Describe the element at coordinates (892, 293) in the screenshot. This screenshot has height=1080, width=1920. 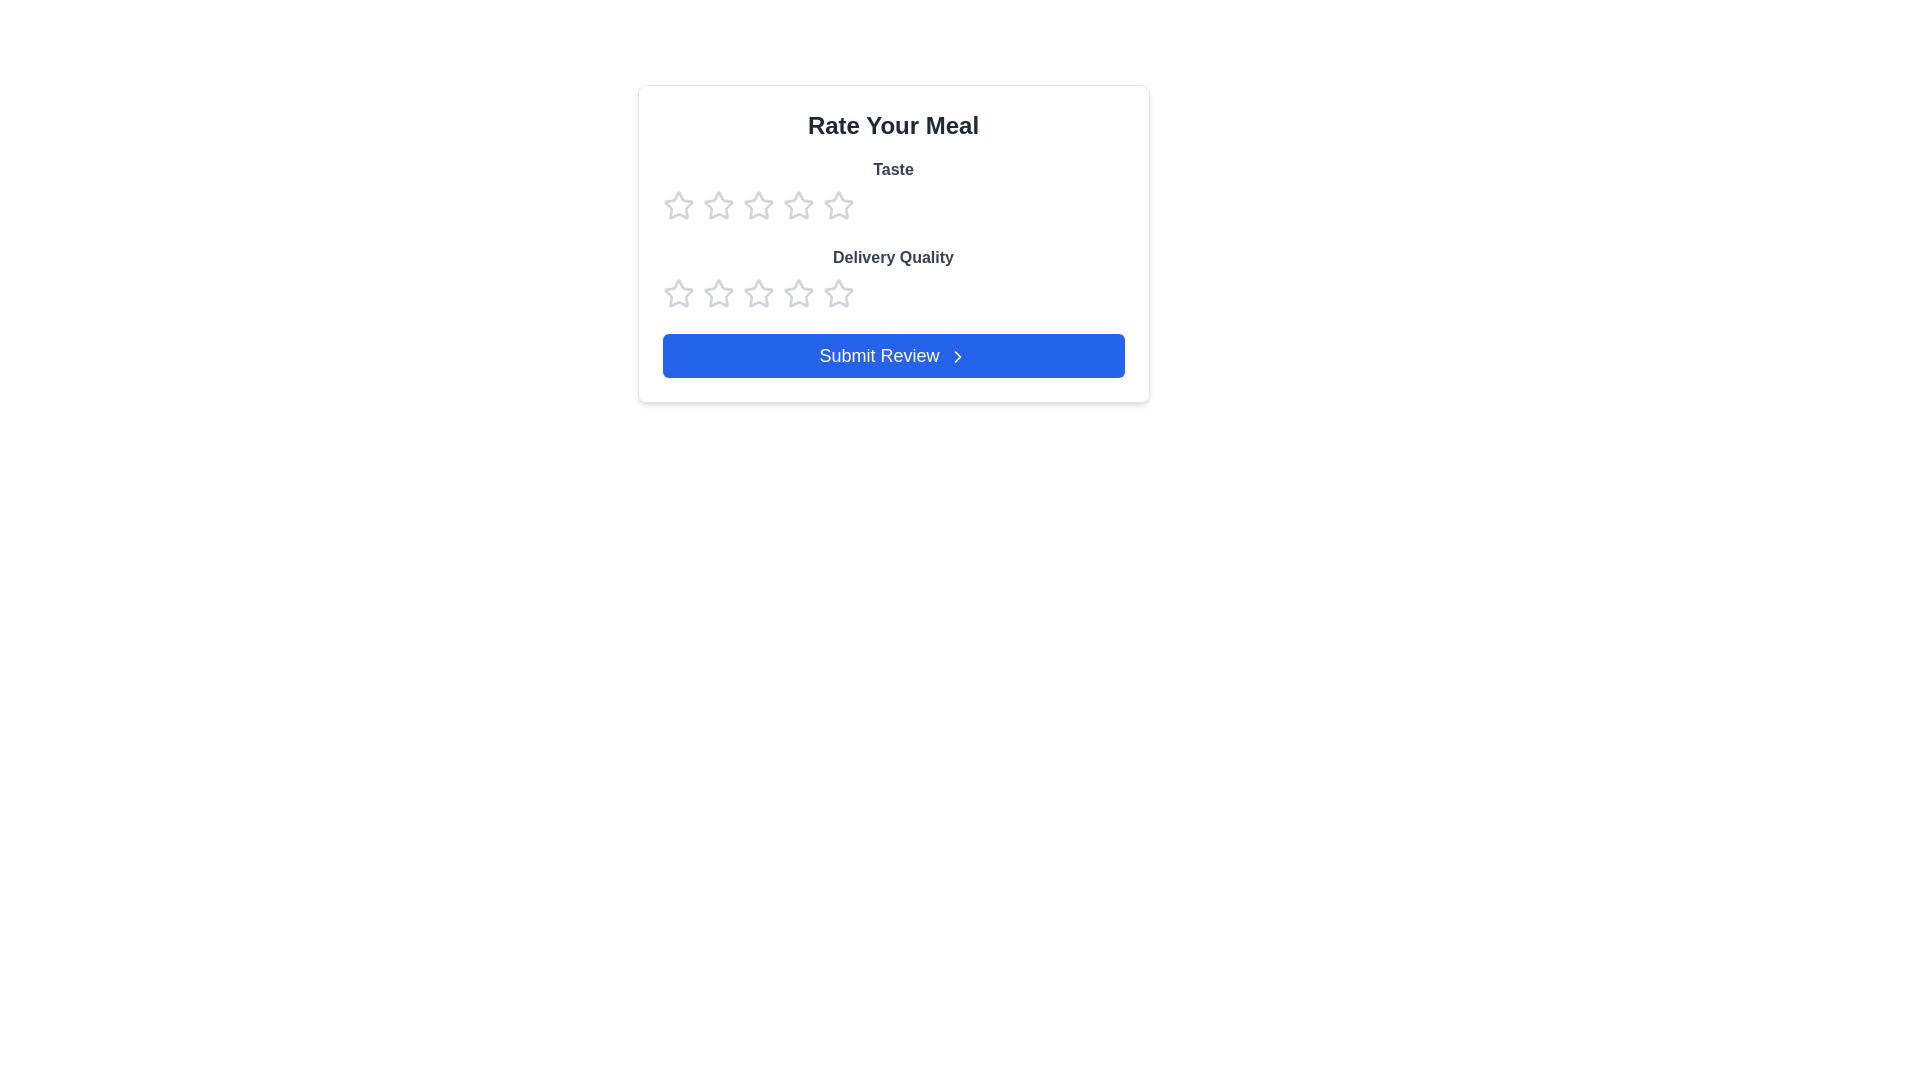
I see `the 'Delivery Quality' rating component, which consists of five star icons positioned sequentially from left to right` at that location.